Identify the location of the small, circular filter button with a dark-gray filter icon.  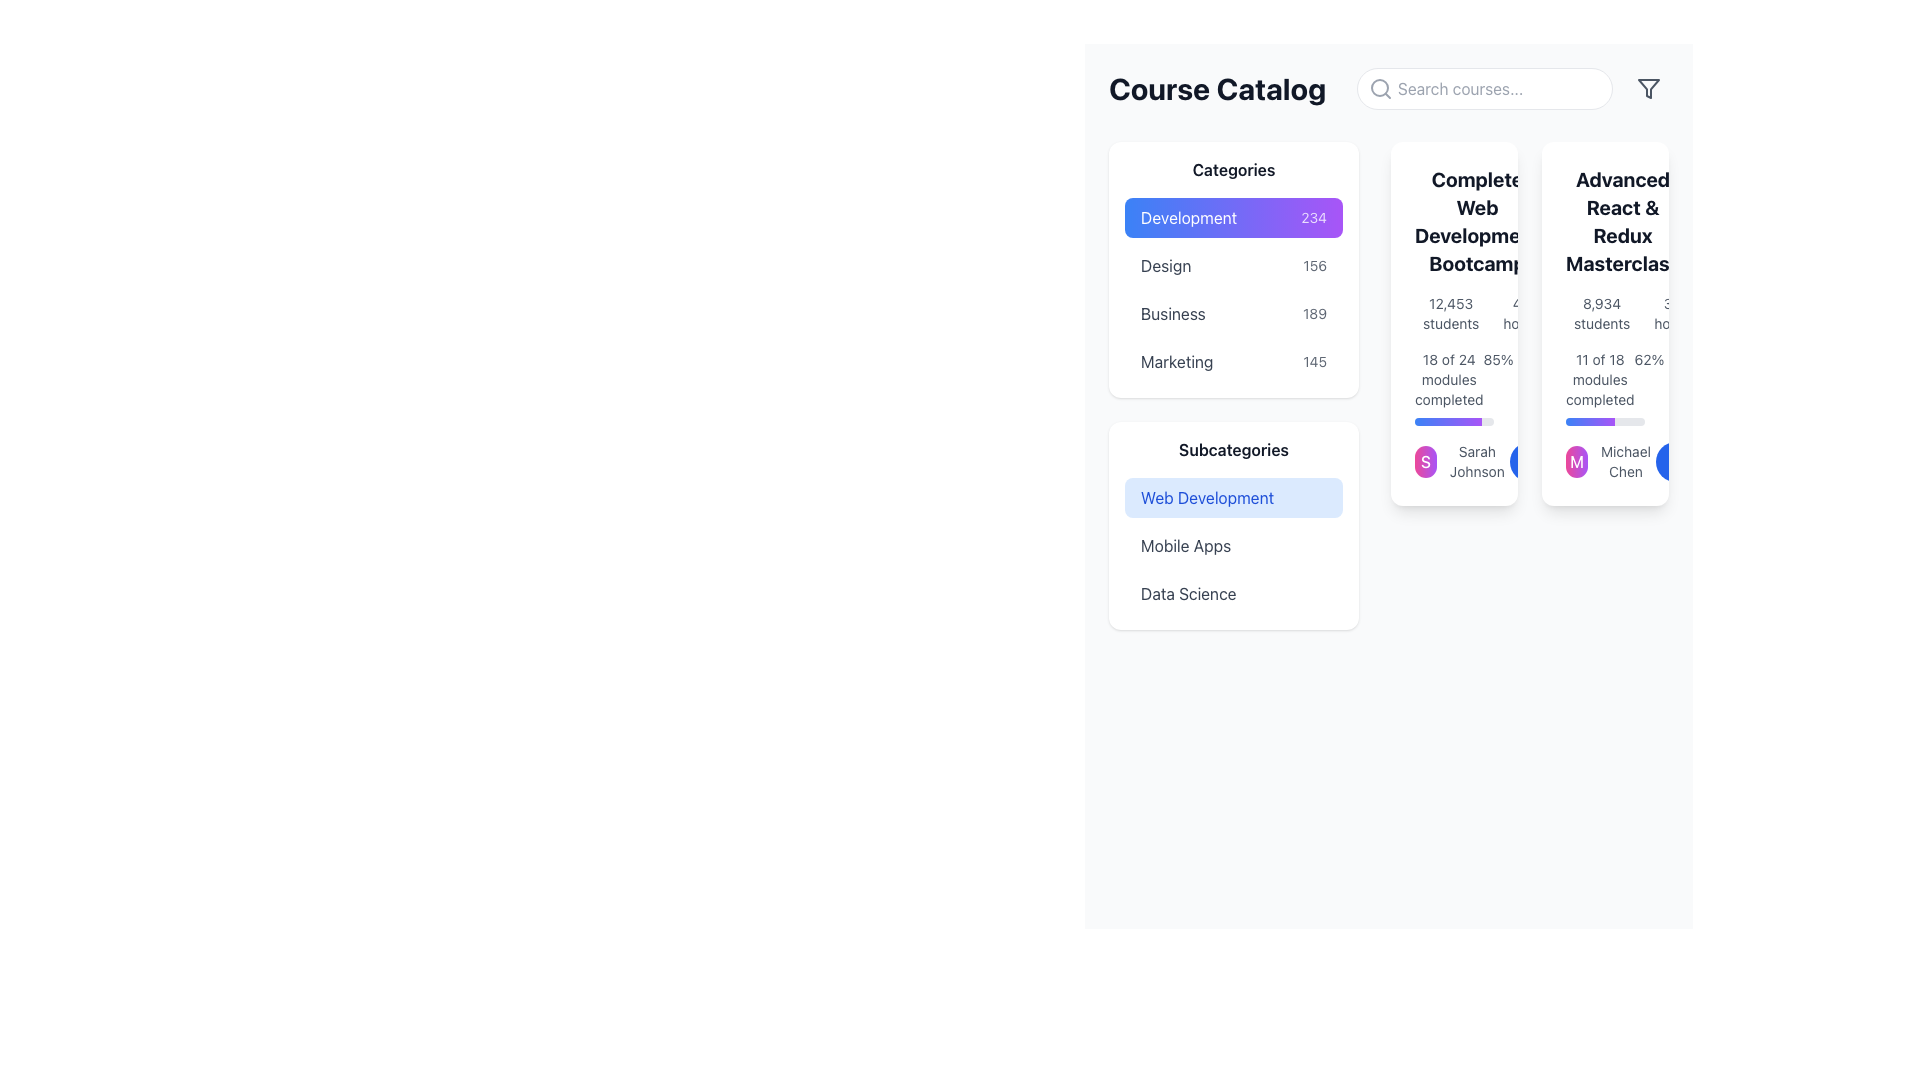
(1649, 87).